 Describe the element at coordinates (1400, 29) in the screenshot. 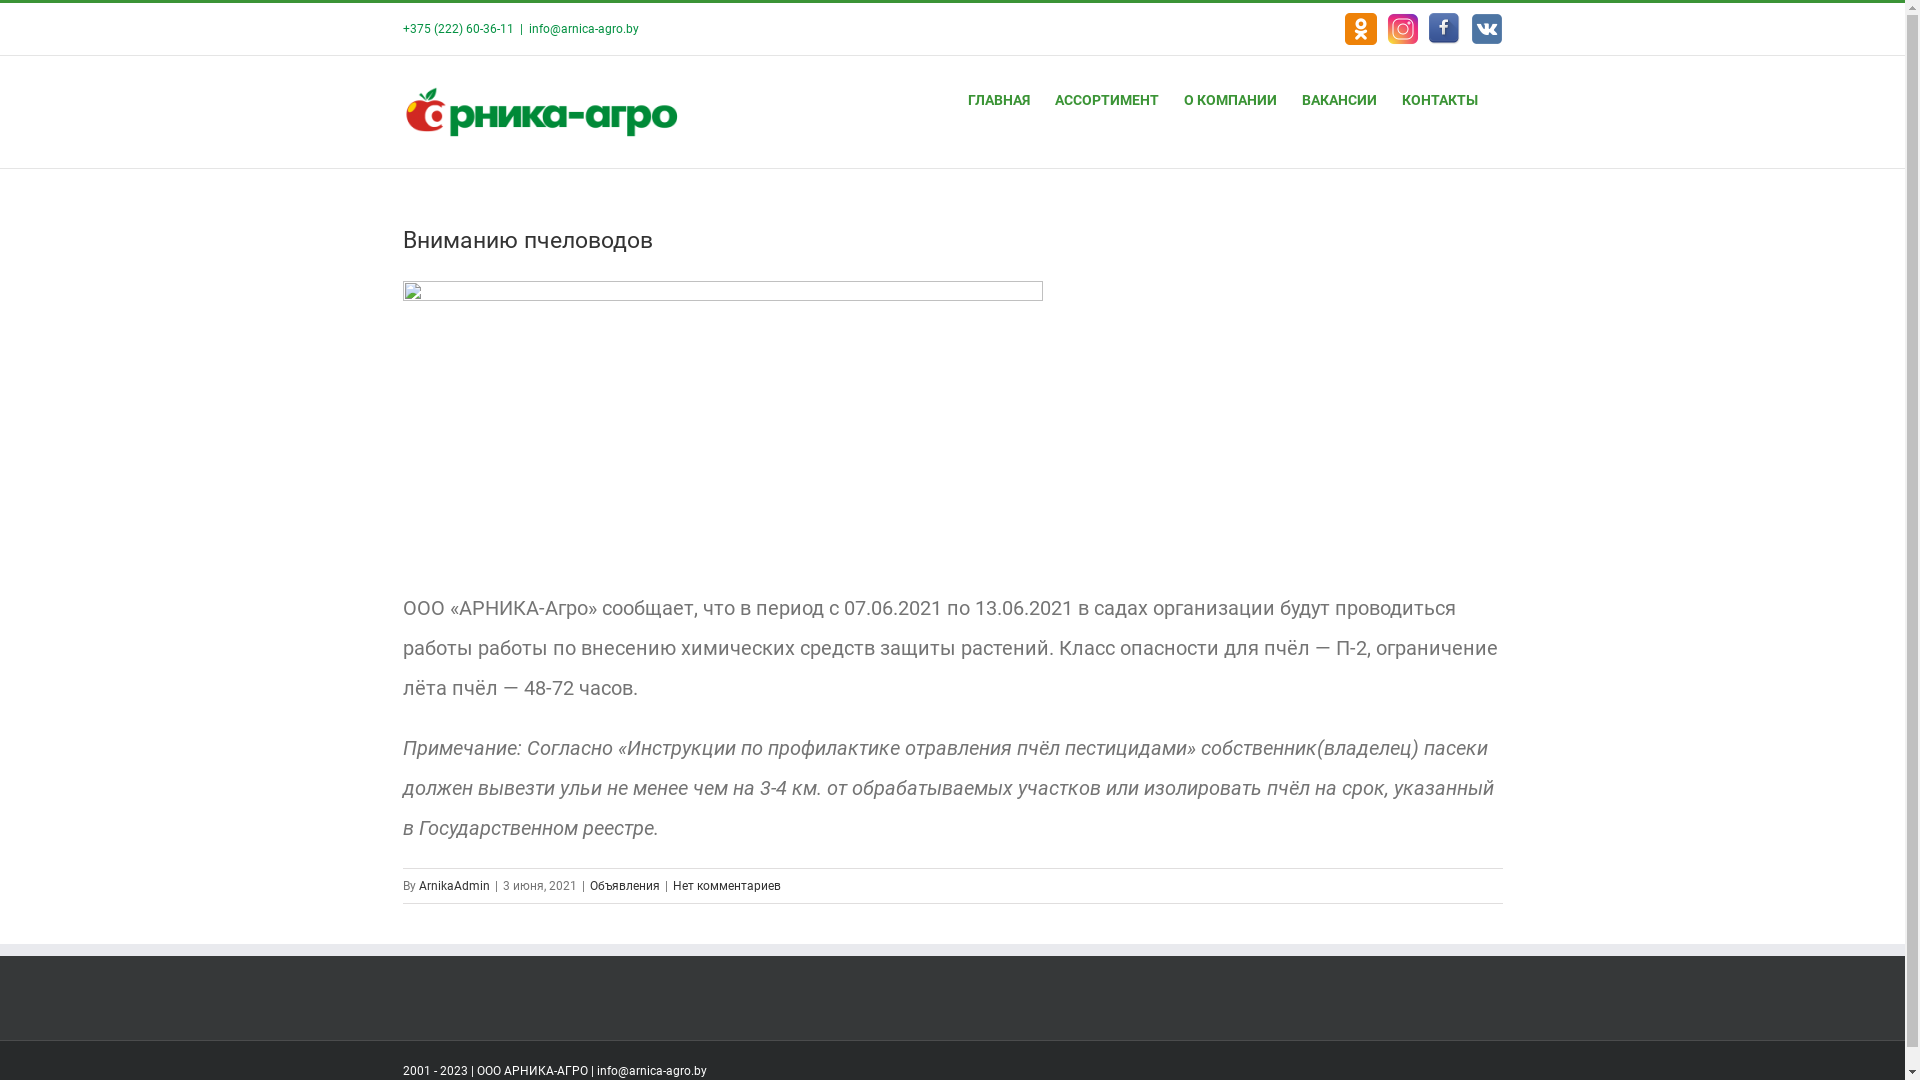

I see `'Instagram'` at that location.